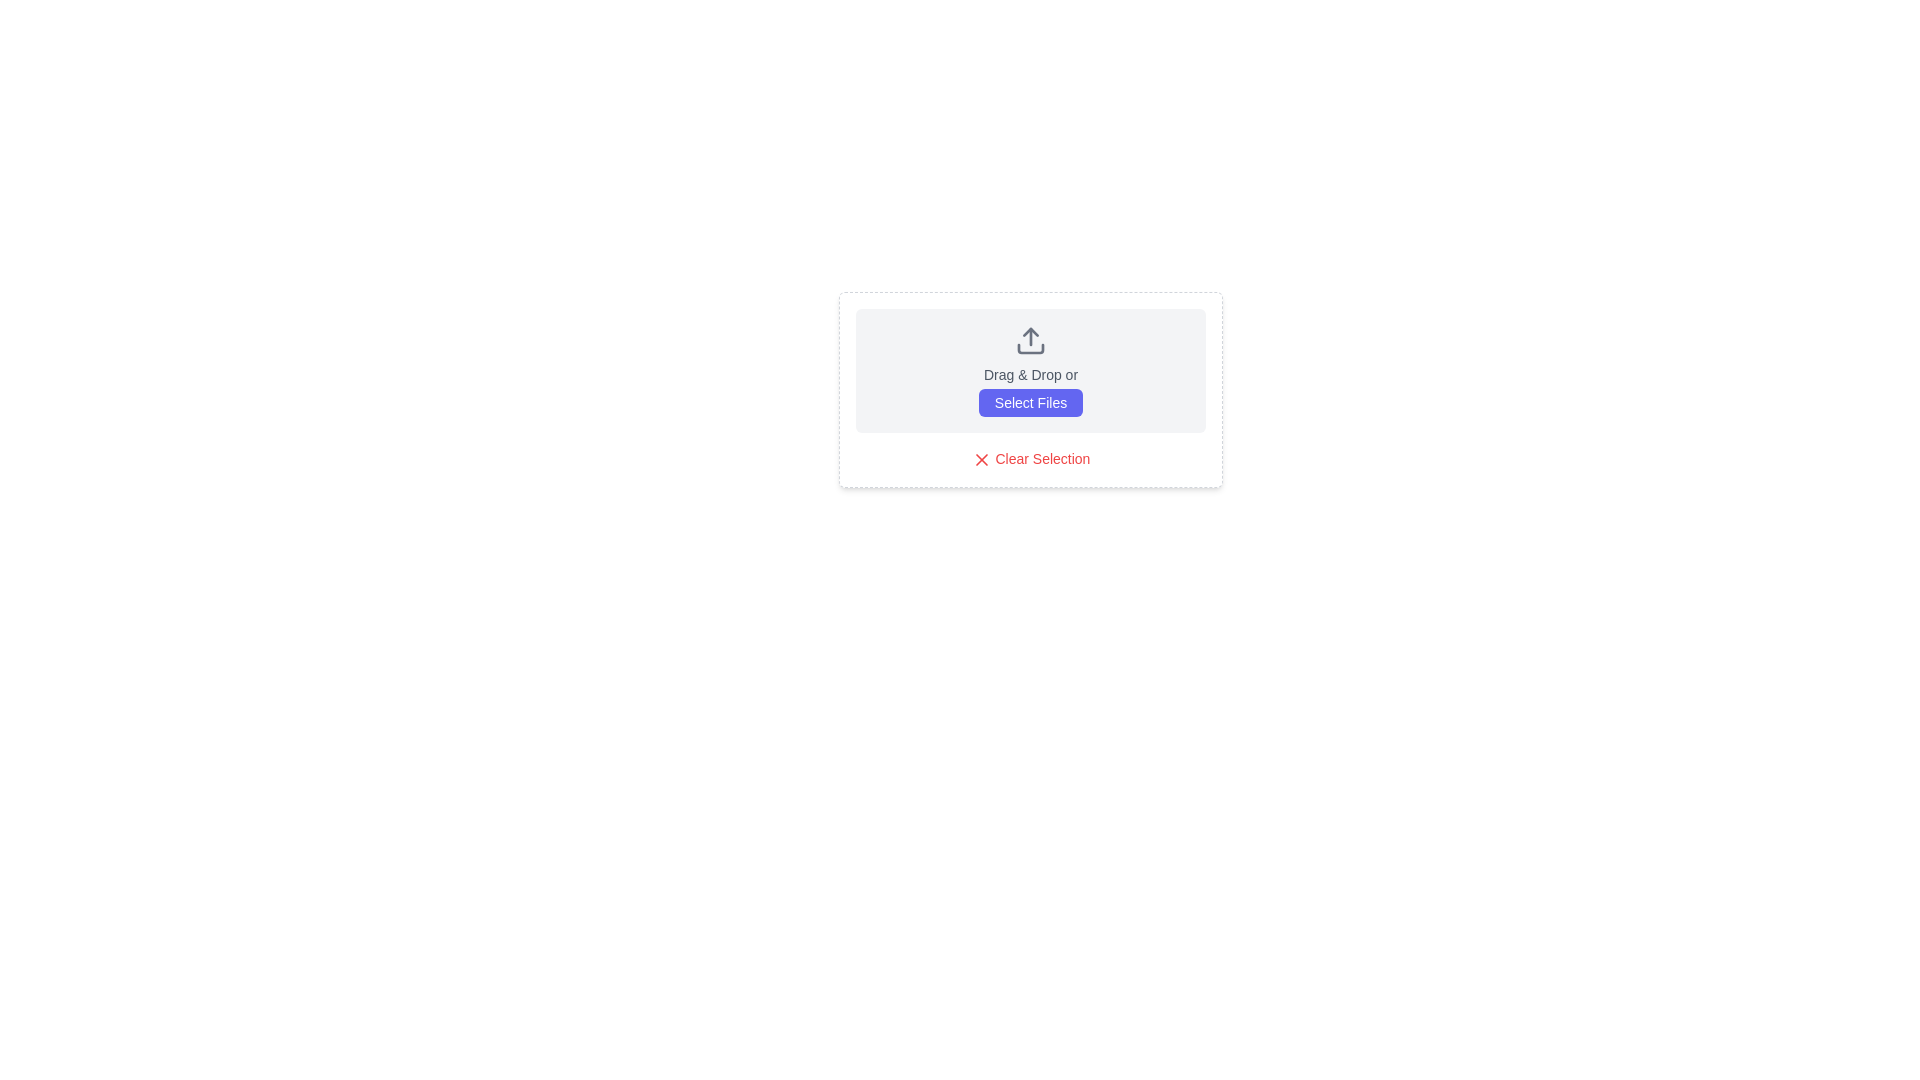 The image size is (1920, 1080). I want to click on the instructional text block that indicates the option to drag and drop files, located above the 'Select Files' button, so click(1031, 374).